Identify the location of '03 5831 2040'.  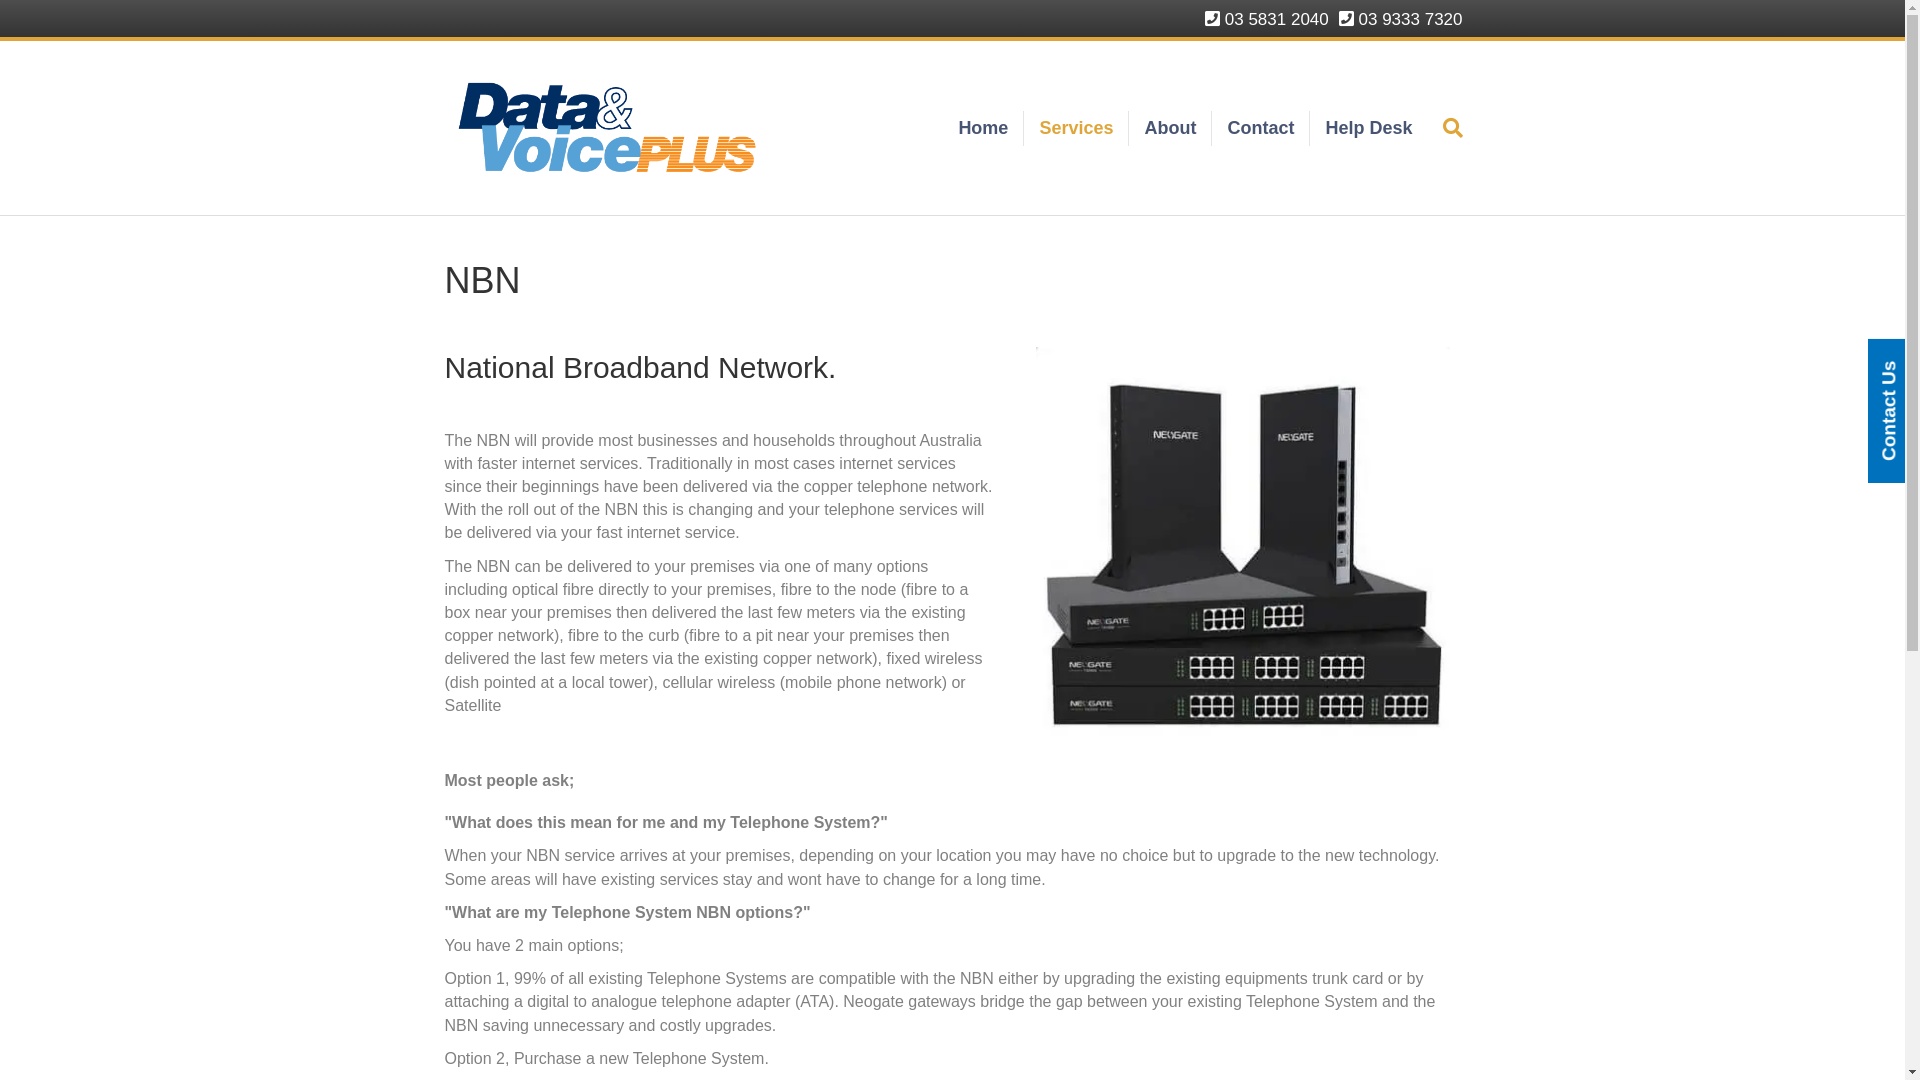
(1266, 18).